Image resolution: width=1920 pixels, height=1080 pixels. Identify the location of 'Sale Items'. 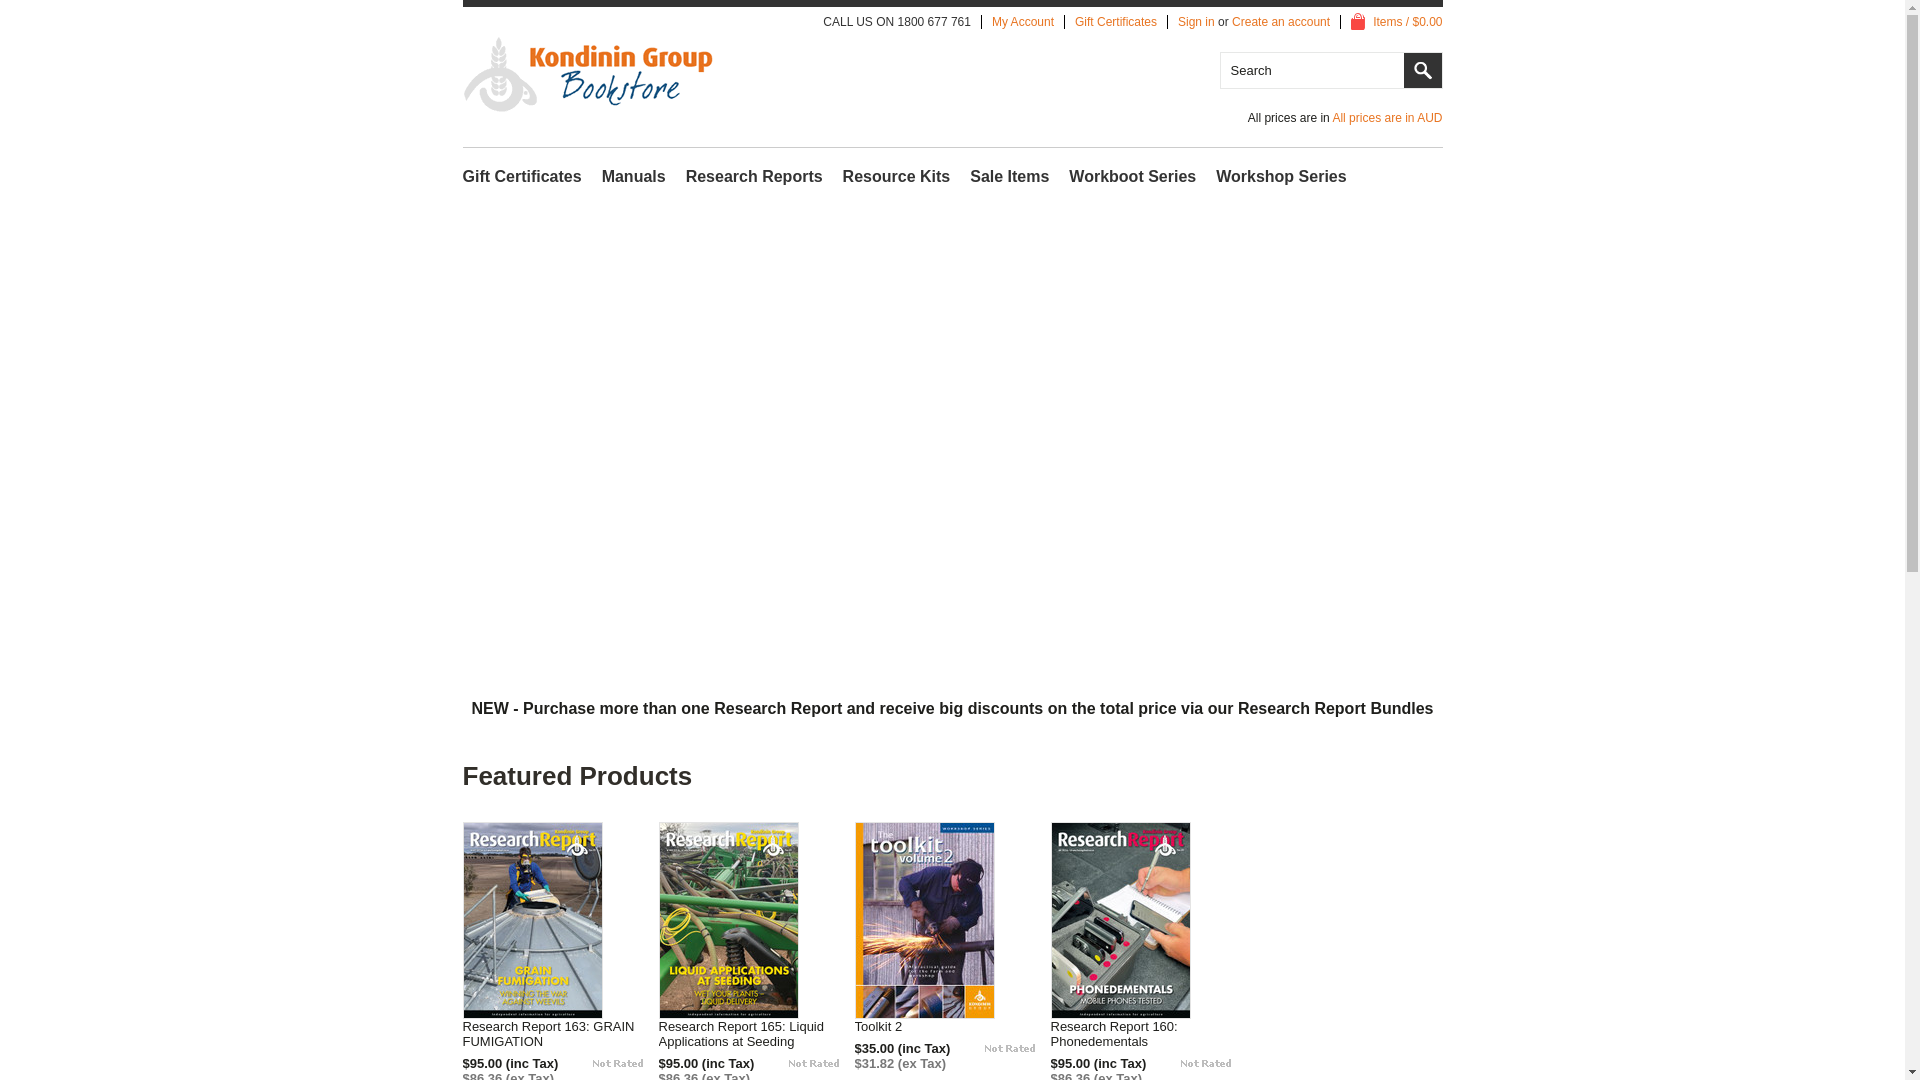
(1009, 176).